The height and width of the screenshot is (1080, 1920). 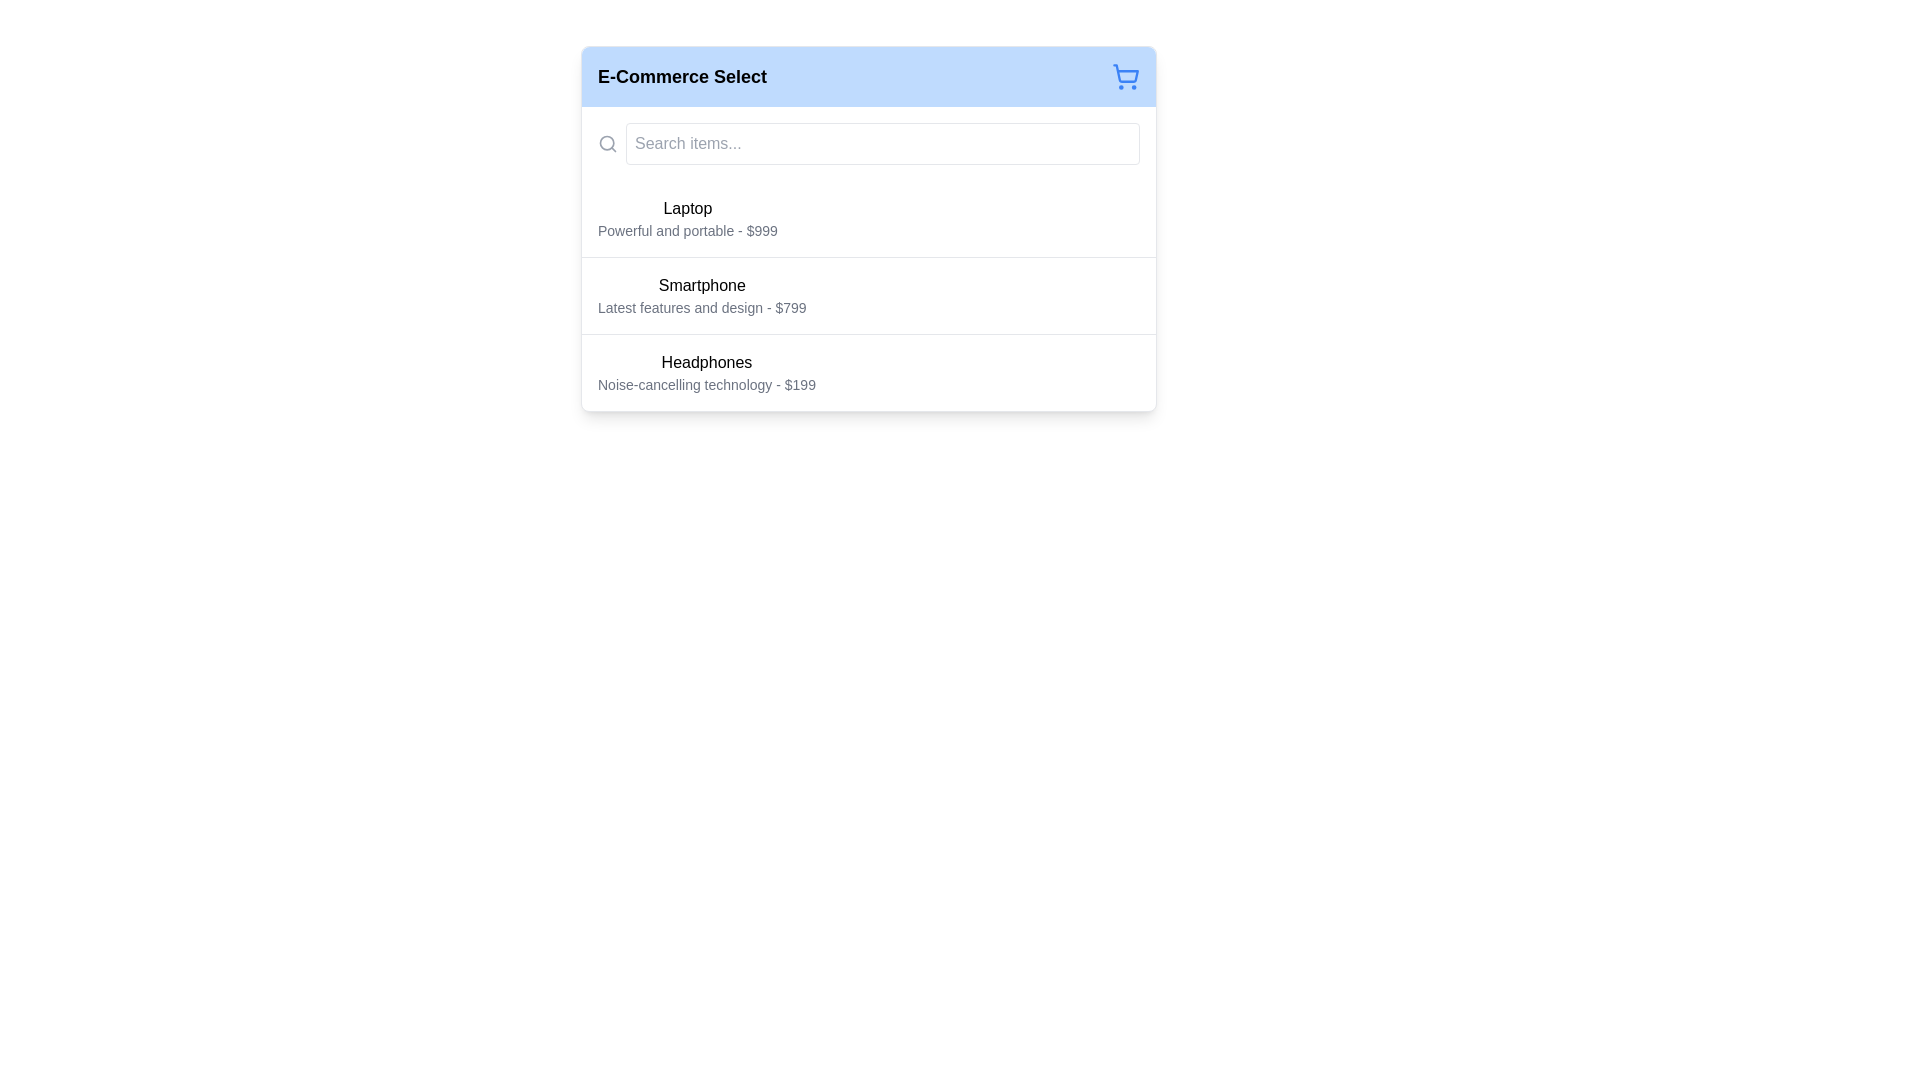 I want to click on the list item displaying 'Smartphone' with the description 'Latest features and design - $799' for further interaction, so click(x=868, y=296).